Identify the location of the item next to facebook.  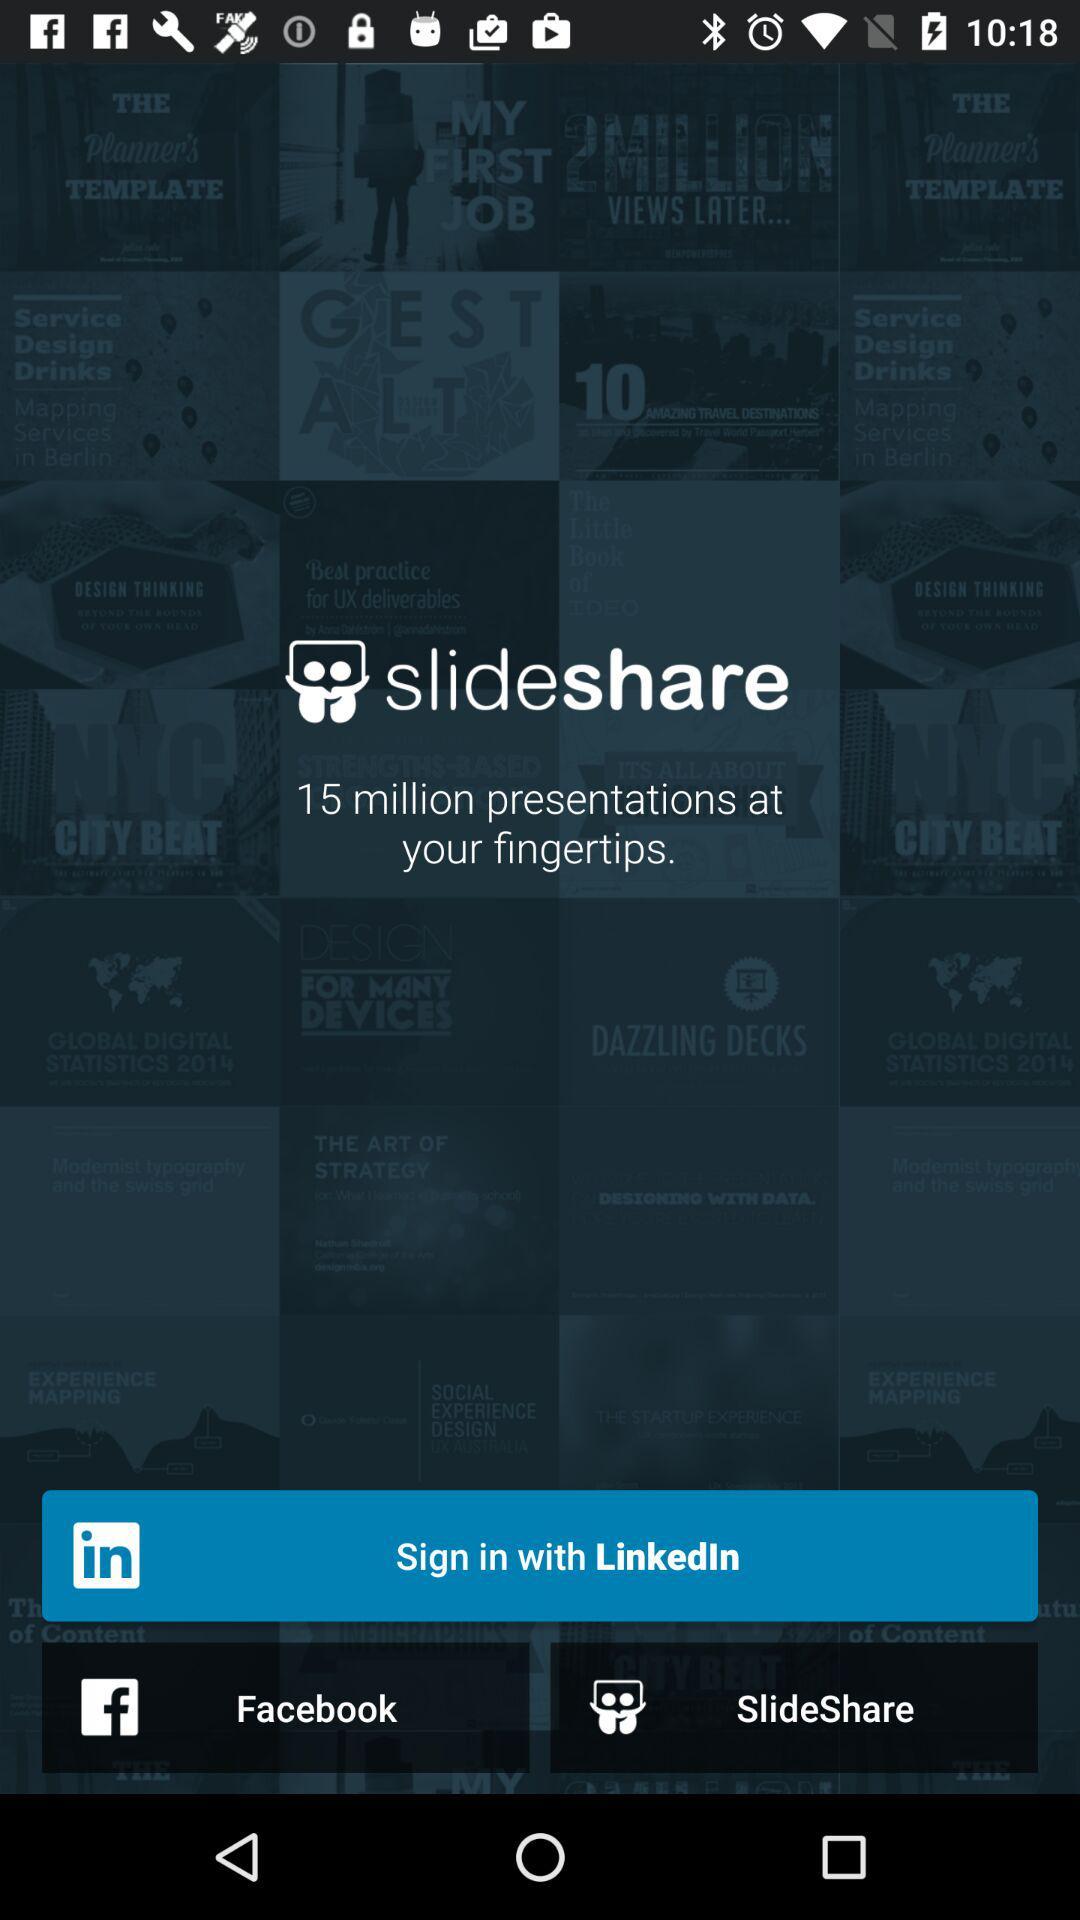
(793, 1706).